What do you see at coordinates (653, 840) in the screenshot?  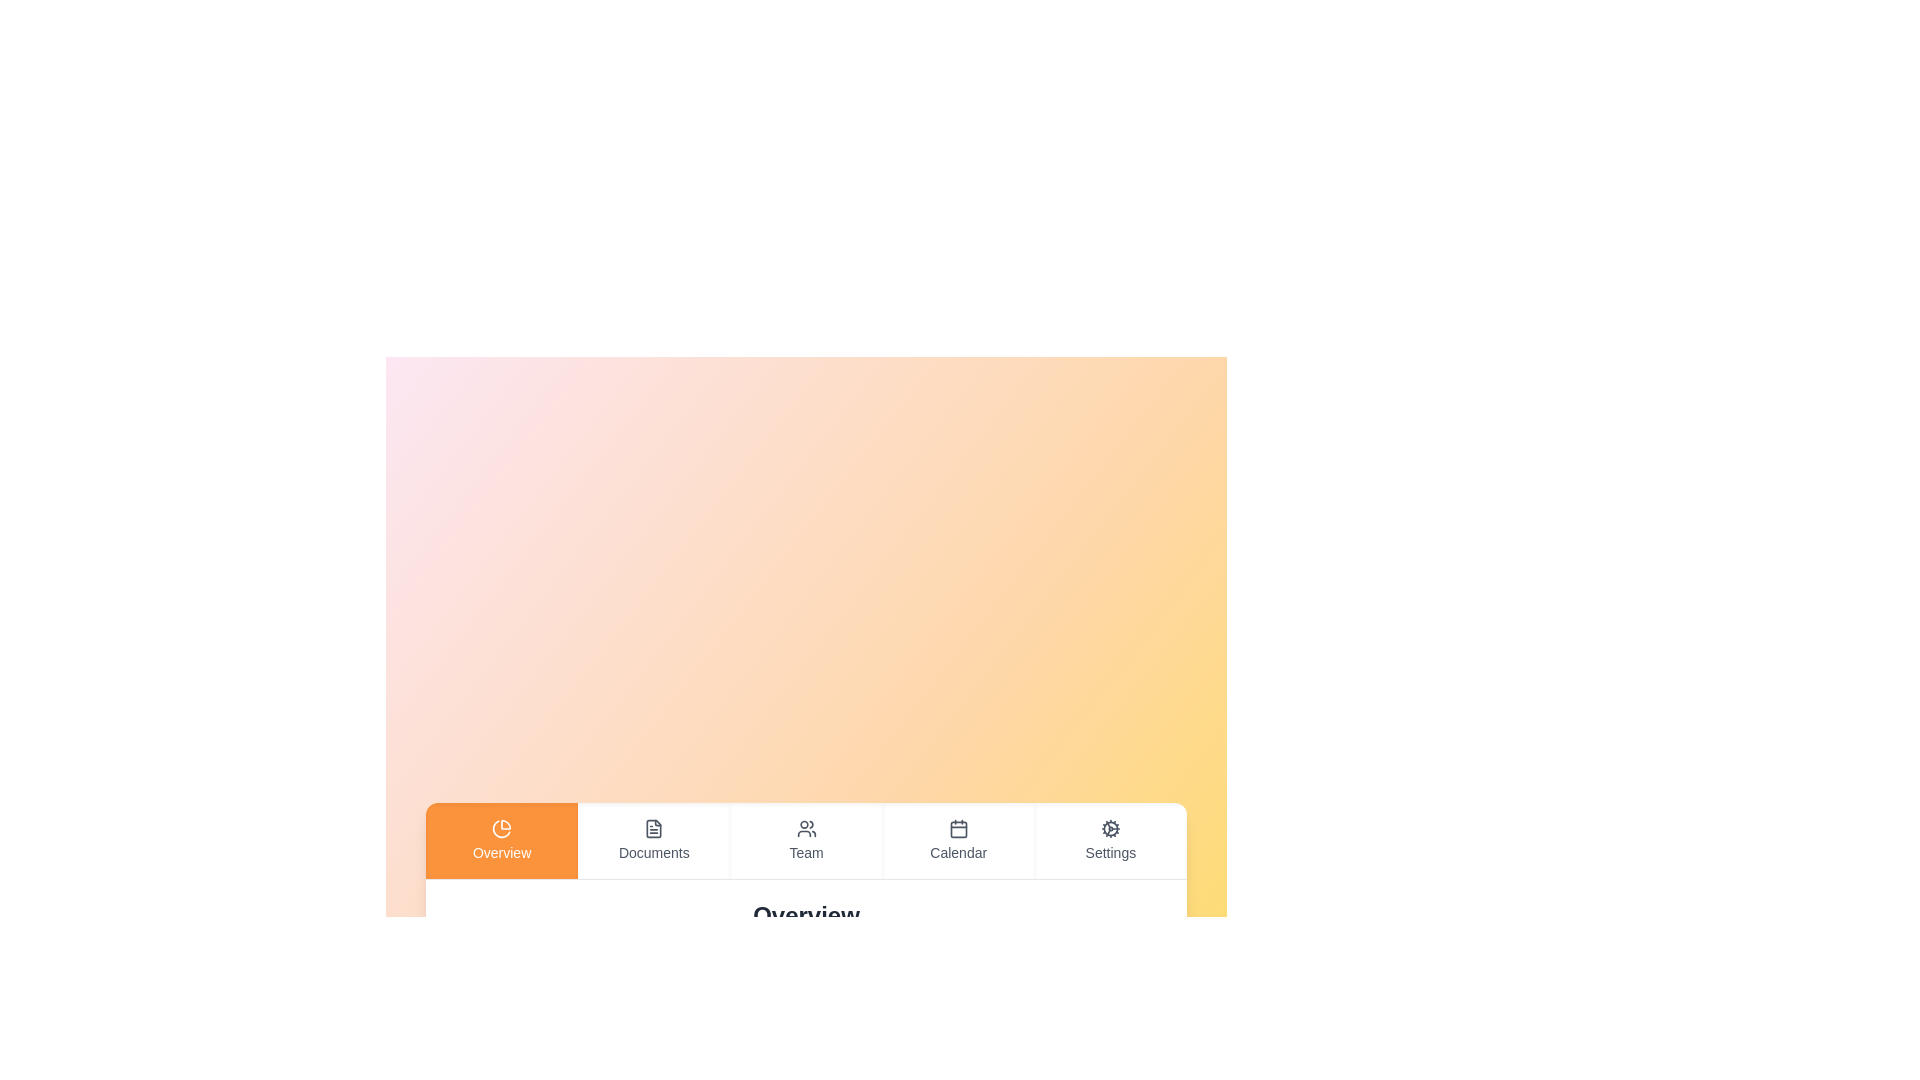 I see `the 'Documents' navigation tab` at bounding box center [653, 840].